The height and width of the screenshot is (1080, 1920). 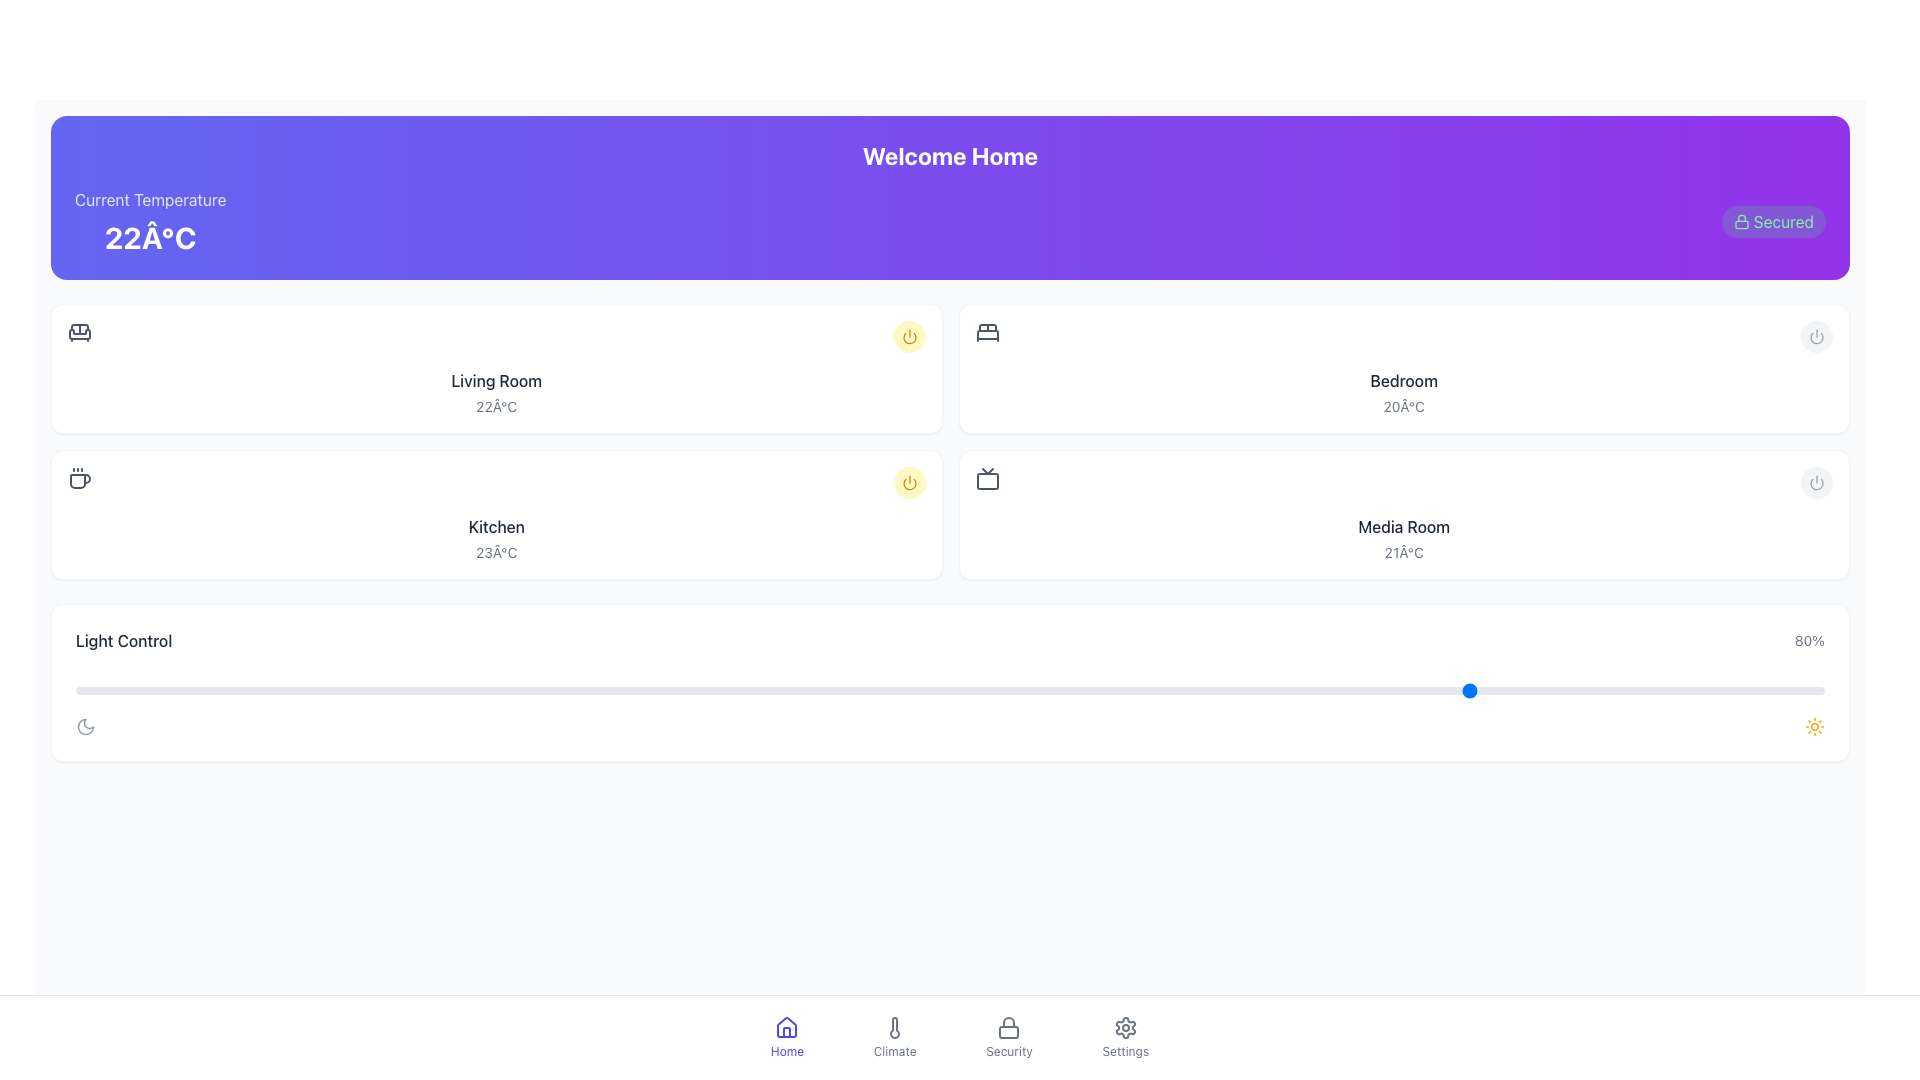 What do you see at coordinates (949, 154) in the screenshot?
I see `the text label that reads 'Welcome Home', which is styled in bold and large font, located at the top of the interface within a gradient background transitioning from indigo to purple` at bounding box center [949, 154].